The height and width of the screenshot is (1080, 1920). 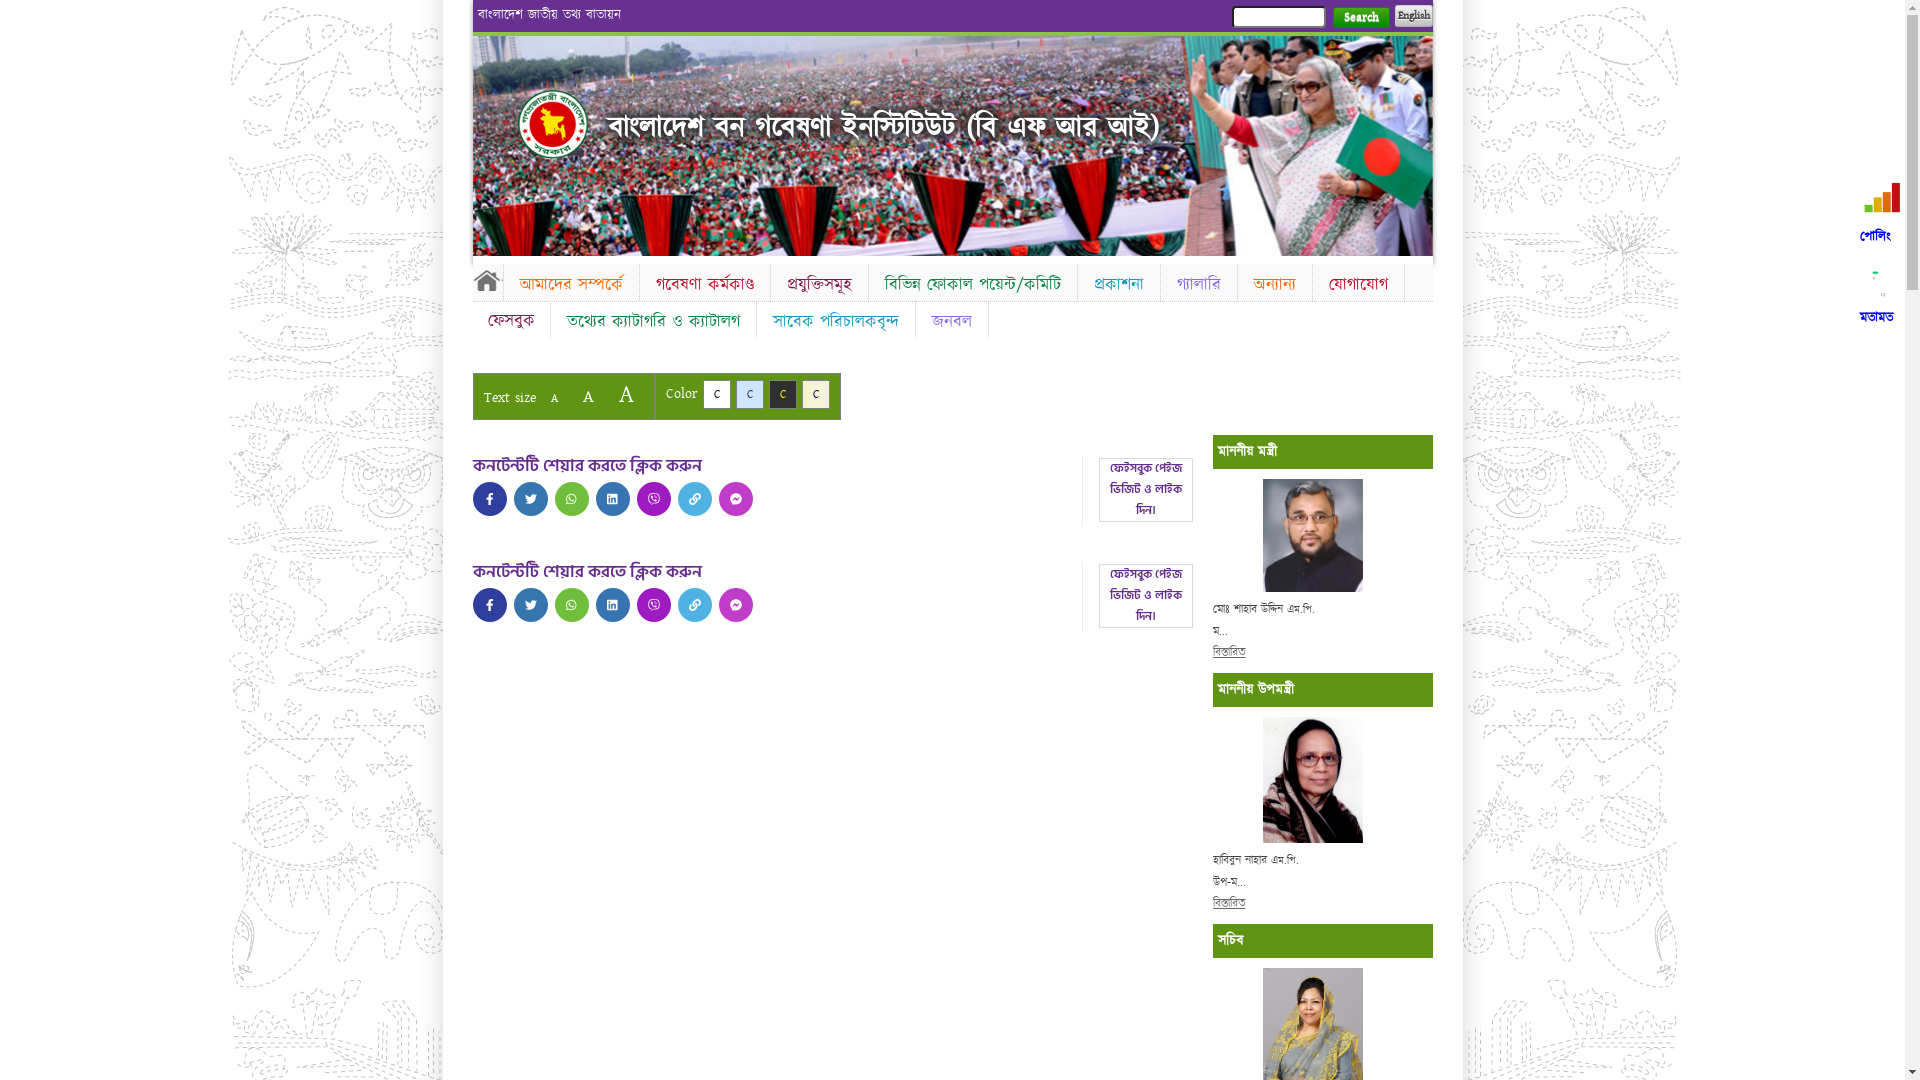 What do you see at coordinates (518, 123) in the screenshot?
I see `'Home'` at bounding box center [518, 123].